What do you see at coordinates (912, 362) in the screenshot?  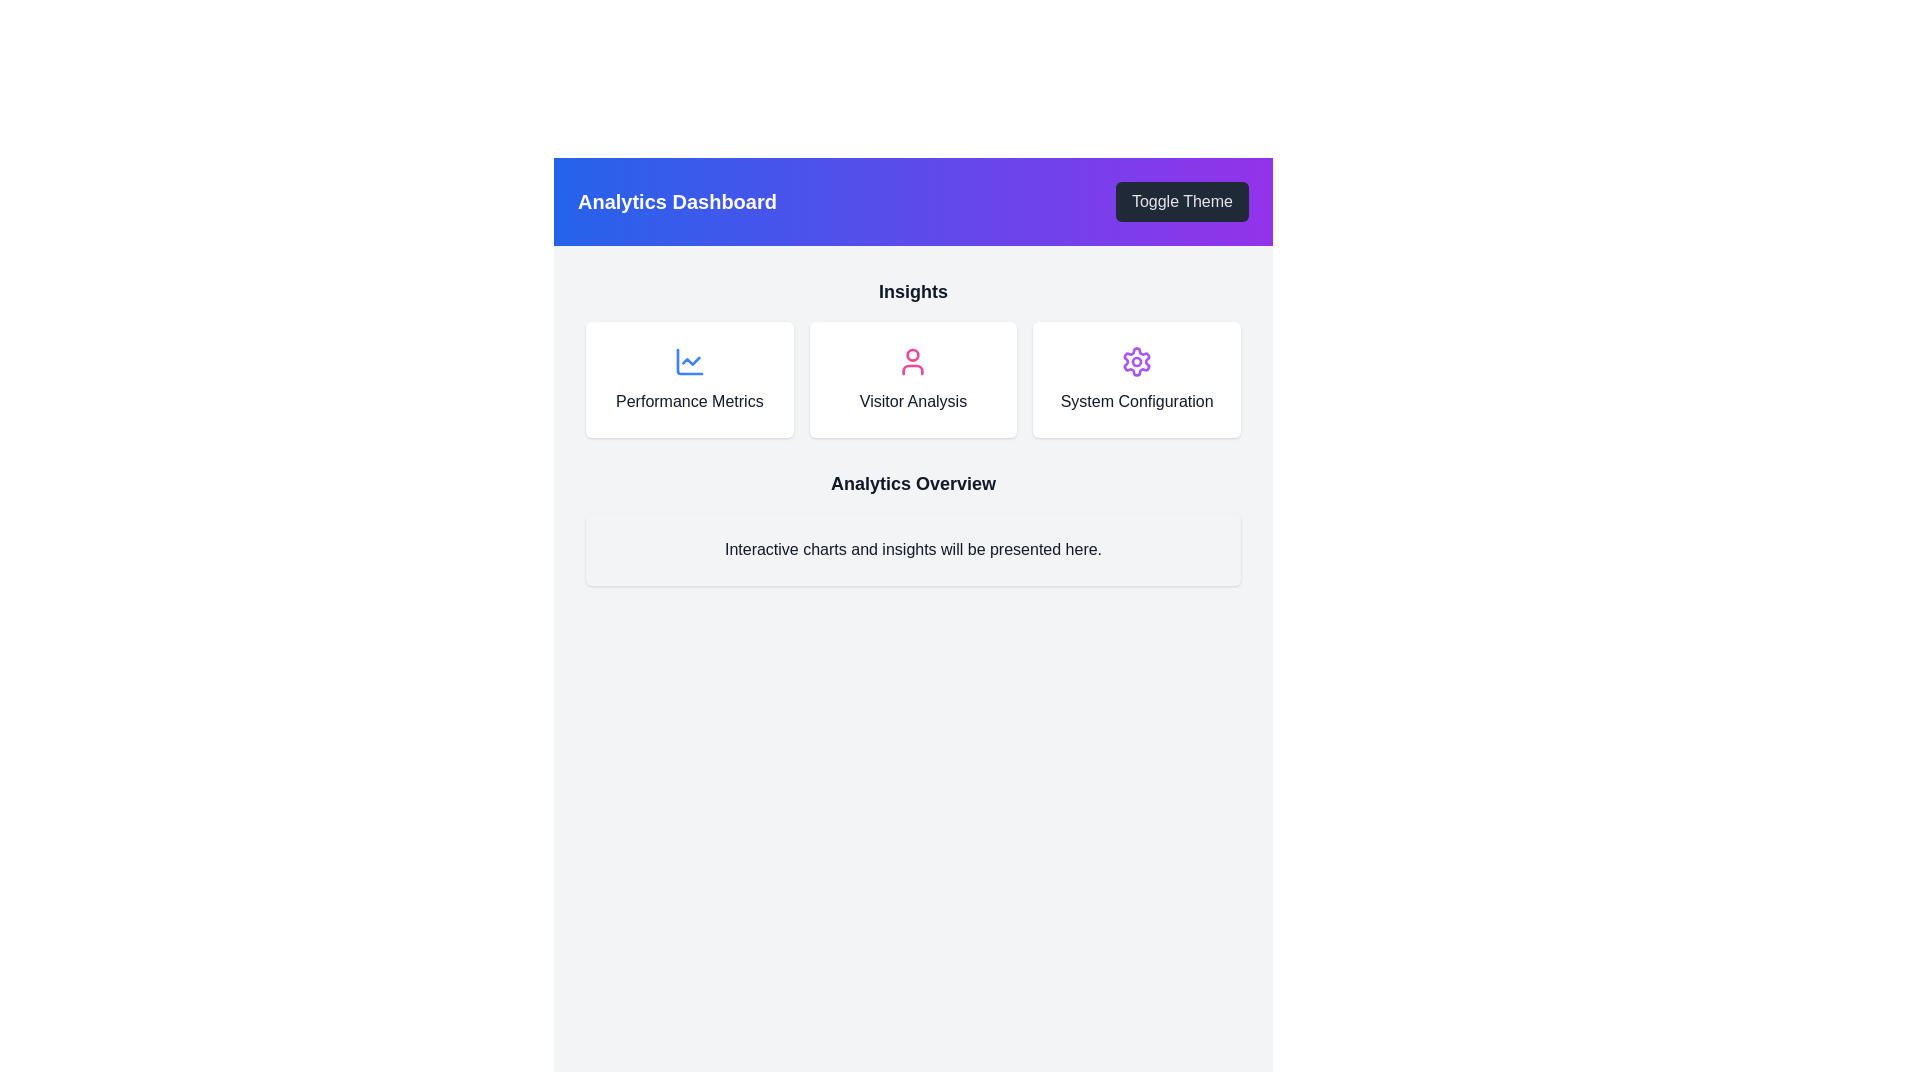 I see `the 'Visitor Analysis' icon, which is the centered icon within the 'Visitor Analysis' card located below the 'Analytics Dashboard' header` at bounding box center [912, 362].